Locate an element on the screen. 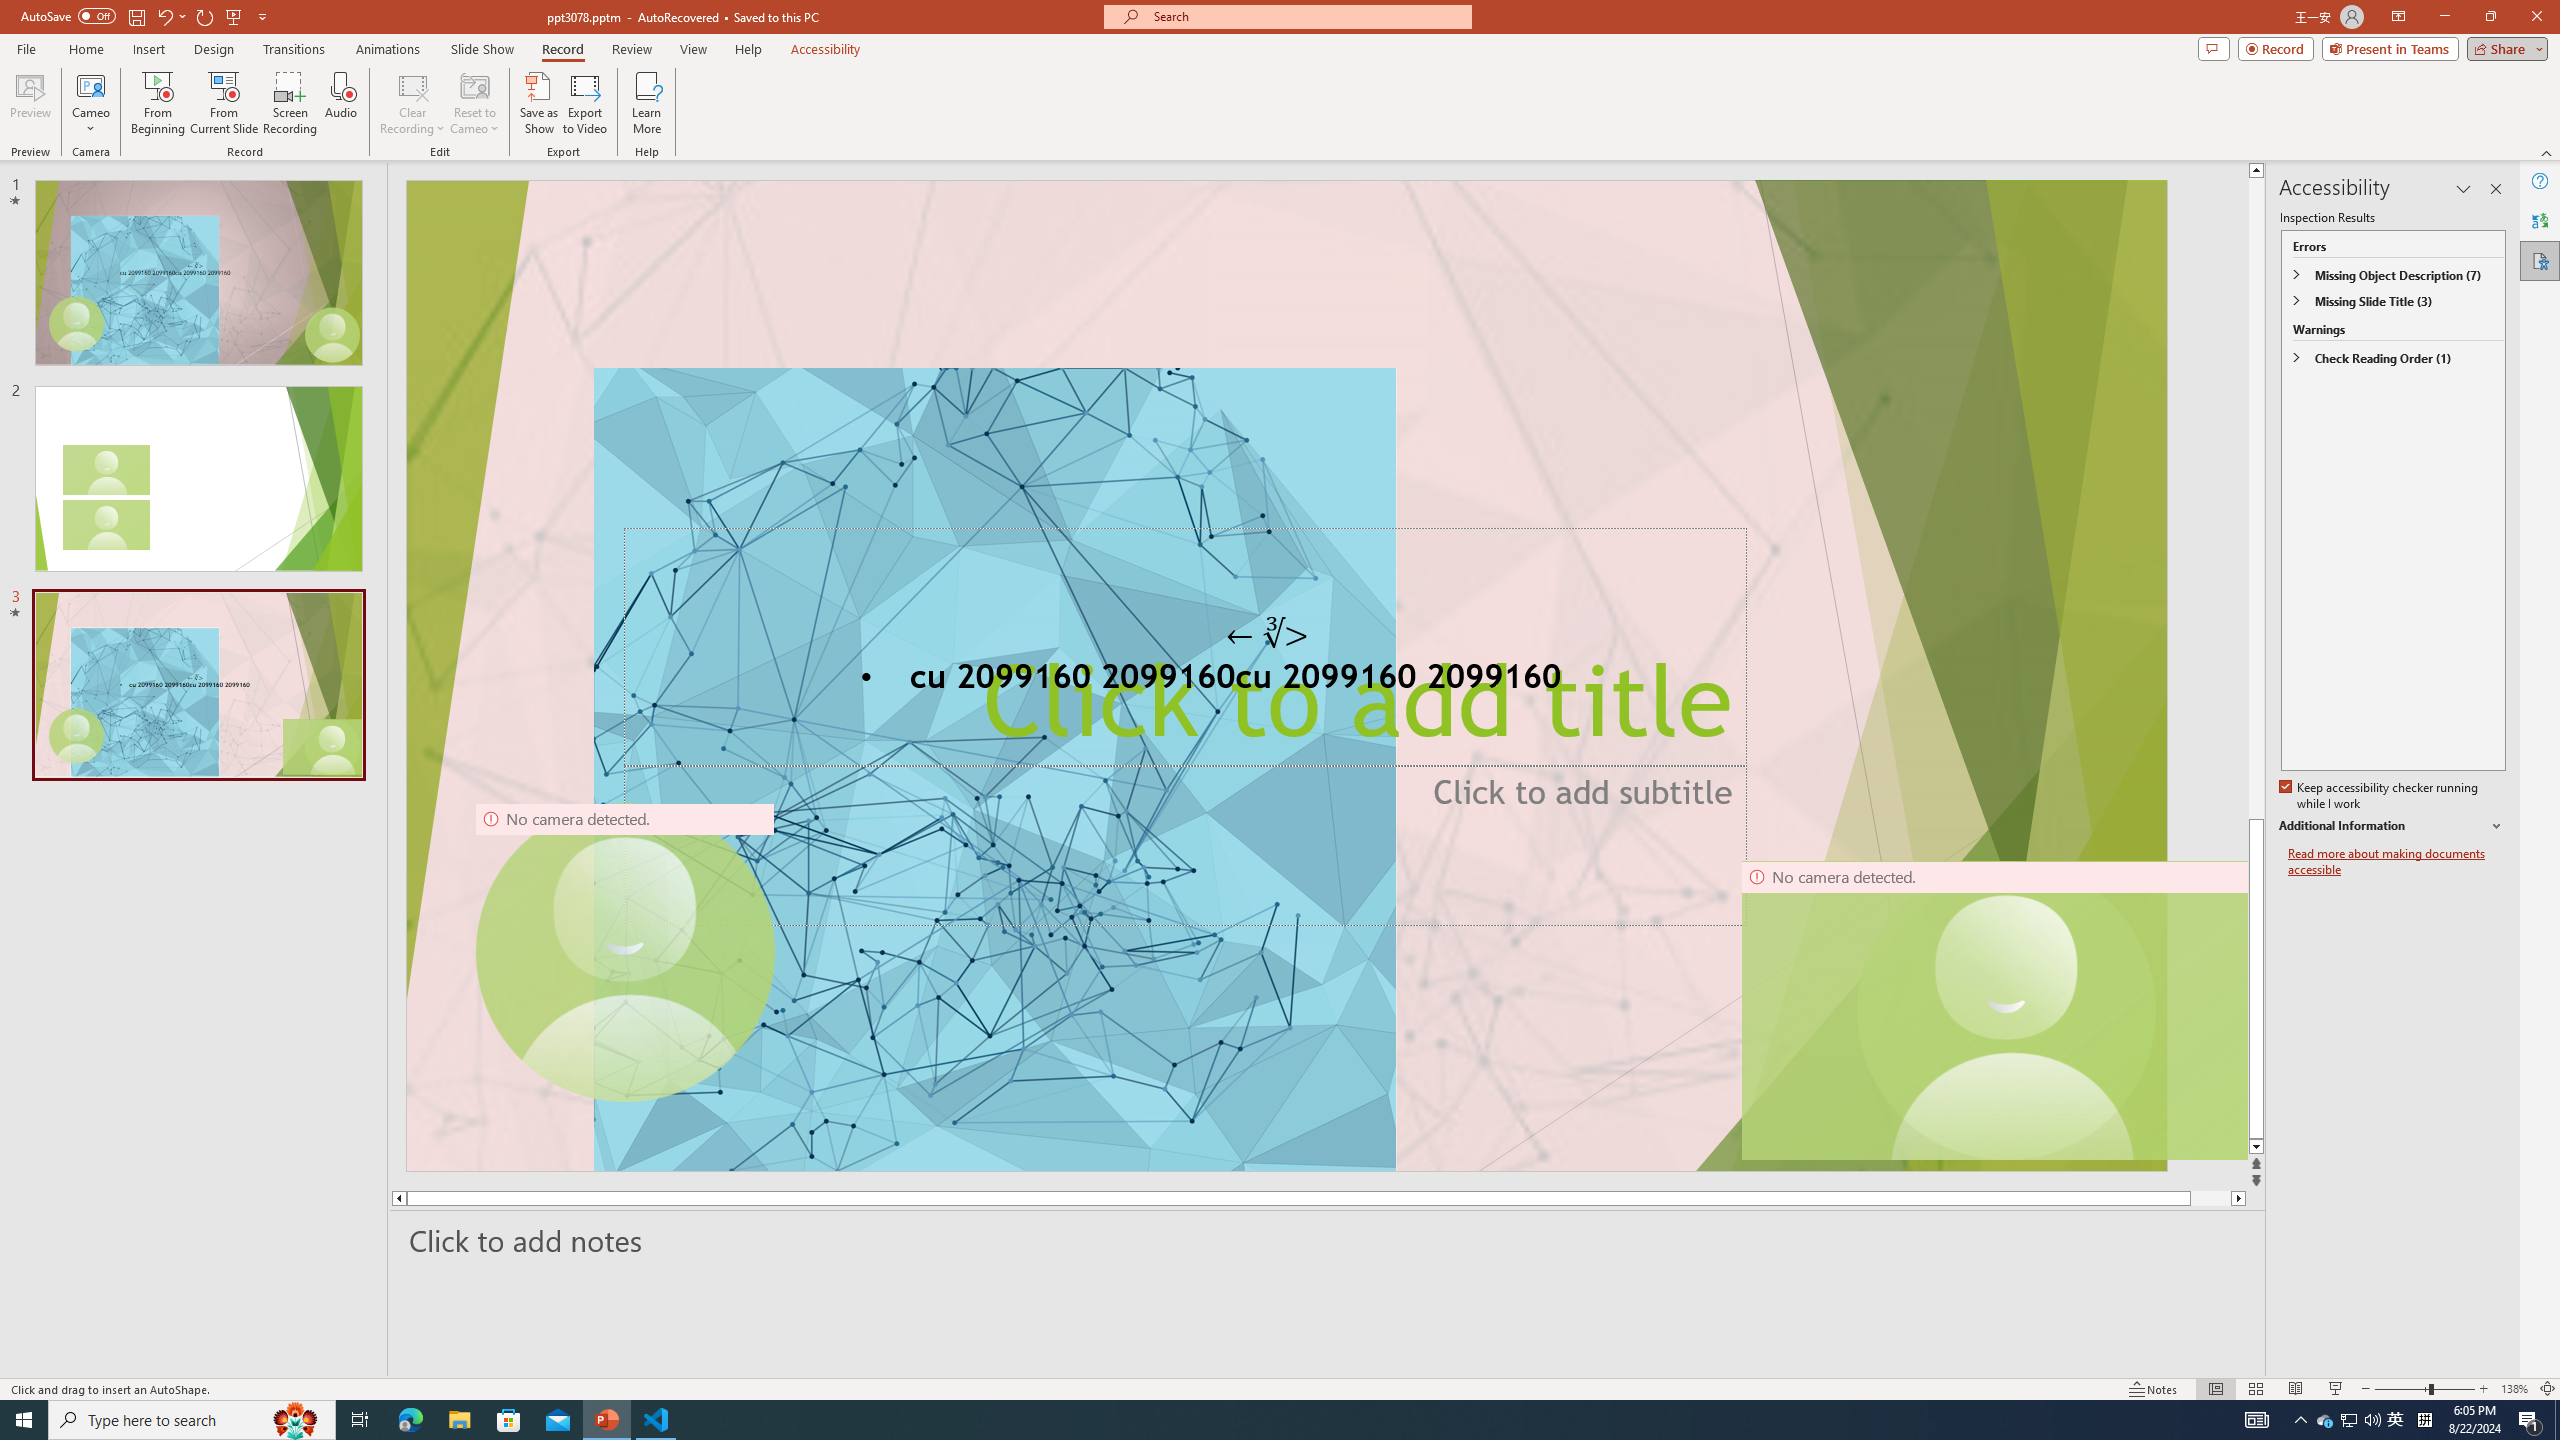  'Save as Show' is located at coordinates (538, 103).